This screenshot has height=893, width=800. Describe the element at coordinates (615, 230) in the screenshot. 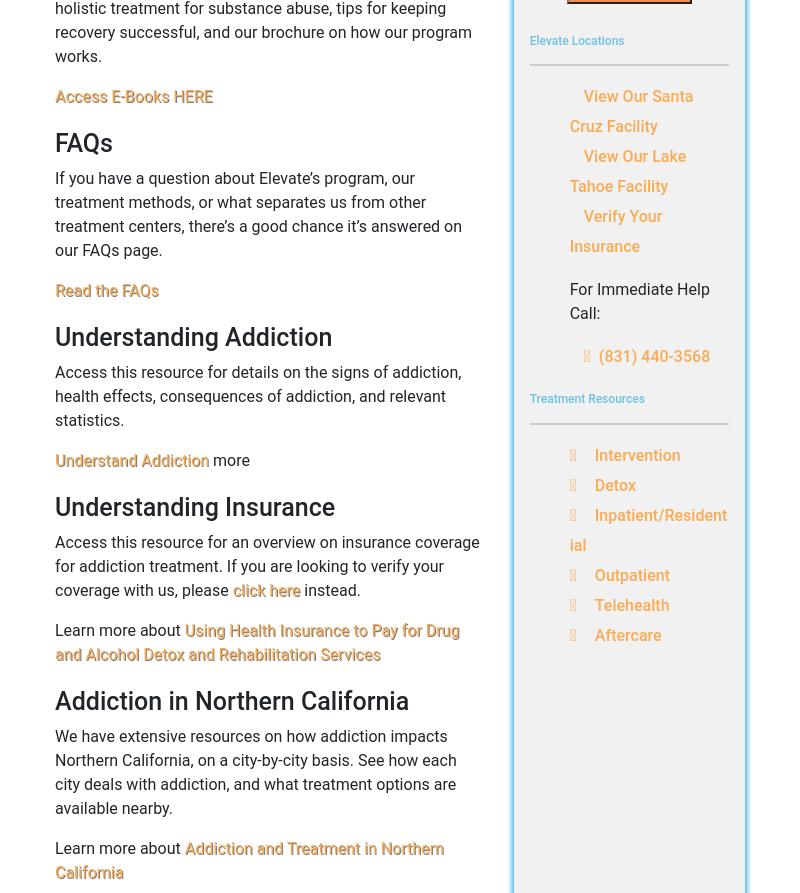

I see `'Verify Your Insurance'` at that location.